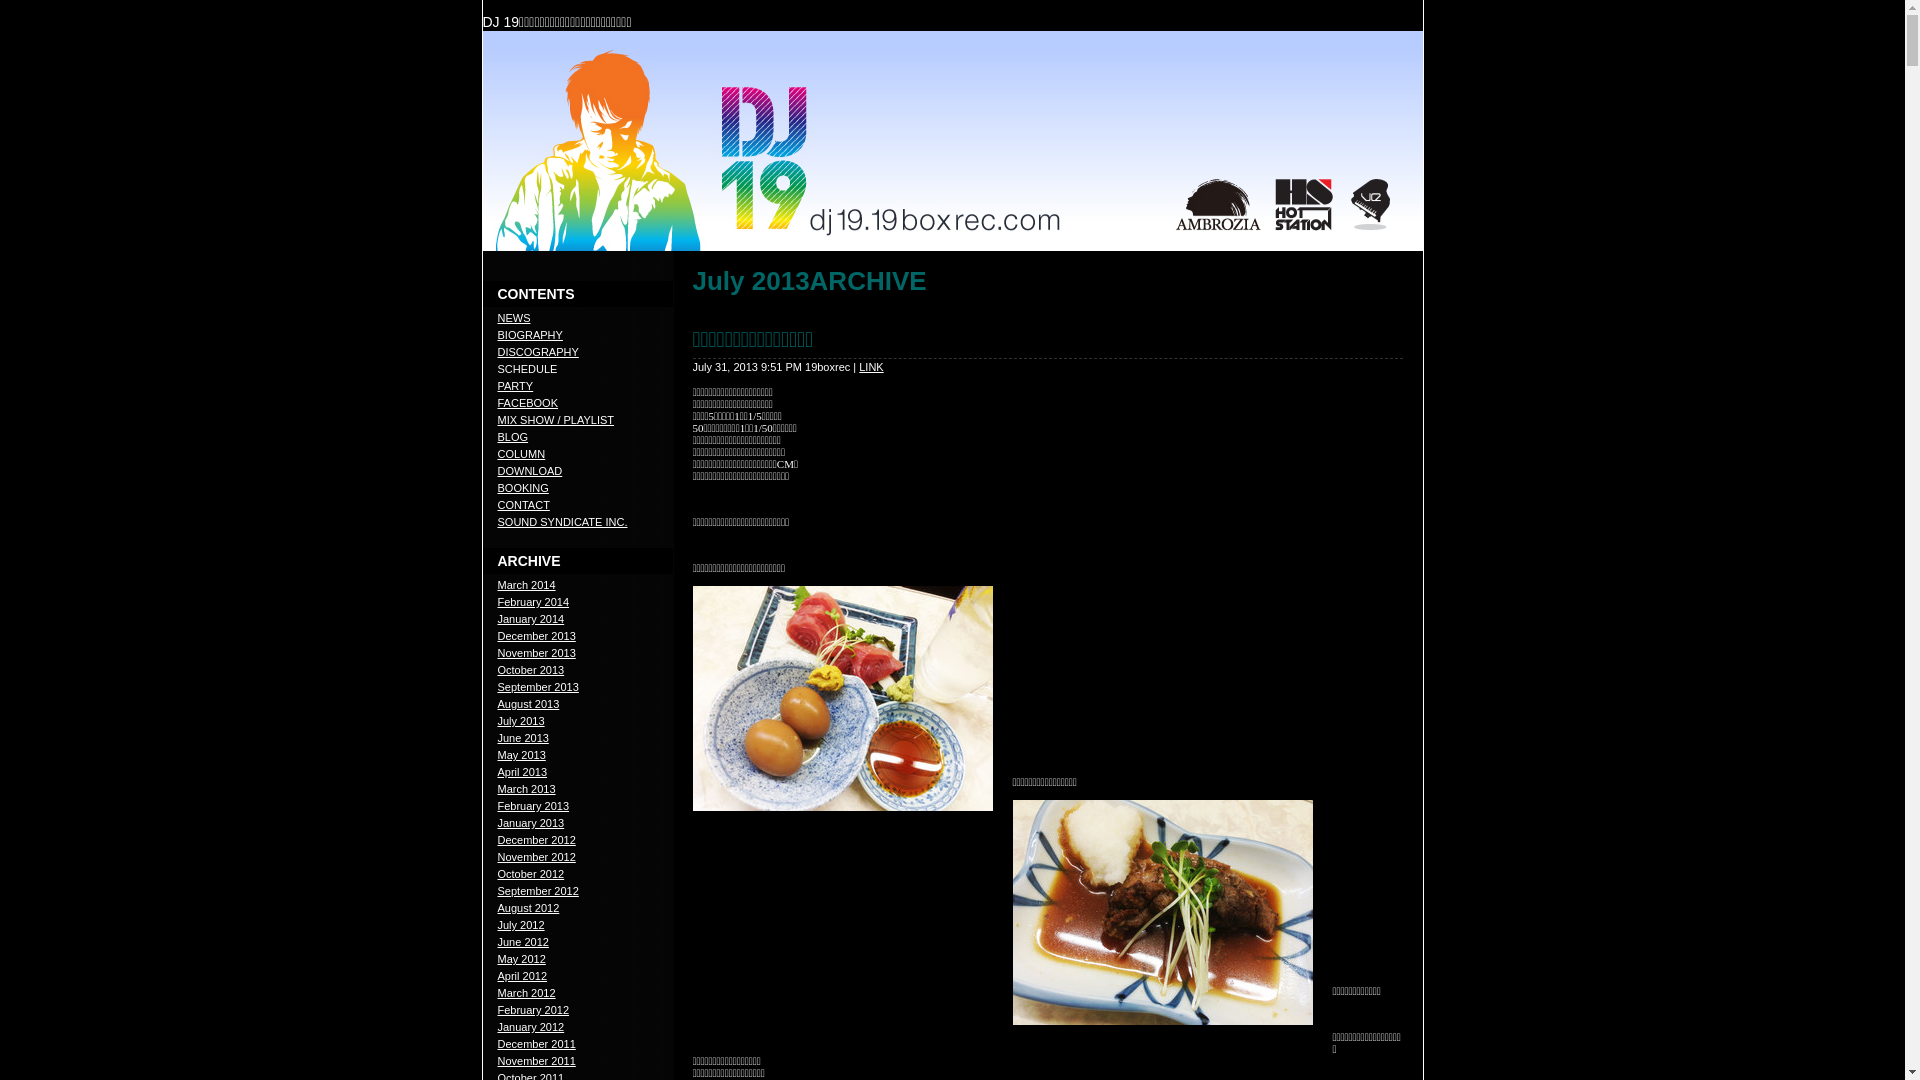 Image resolution: width=1920 pixels, height=1080 pixels. I want to click on 'April 2013', so click(523, 770).